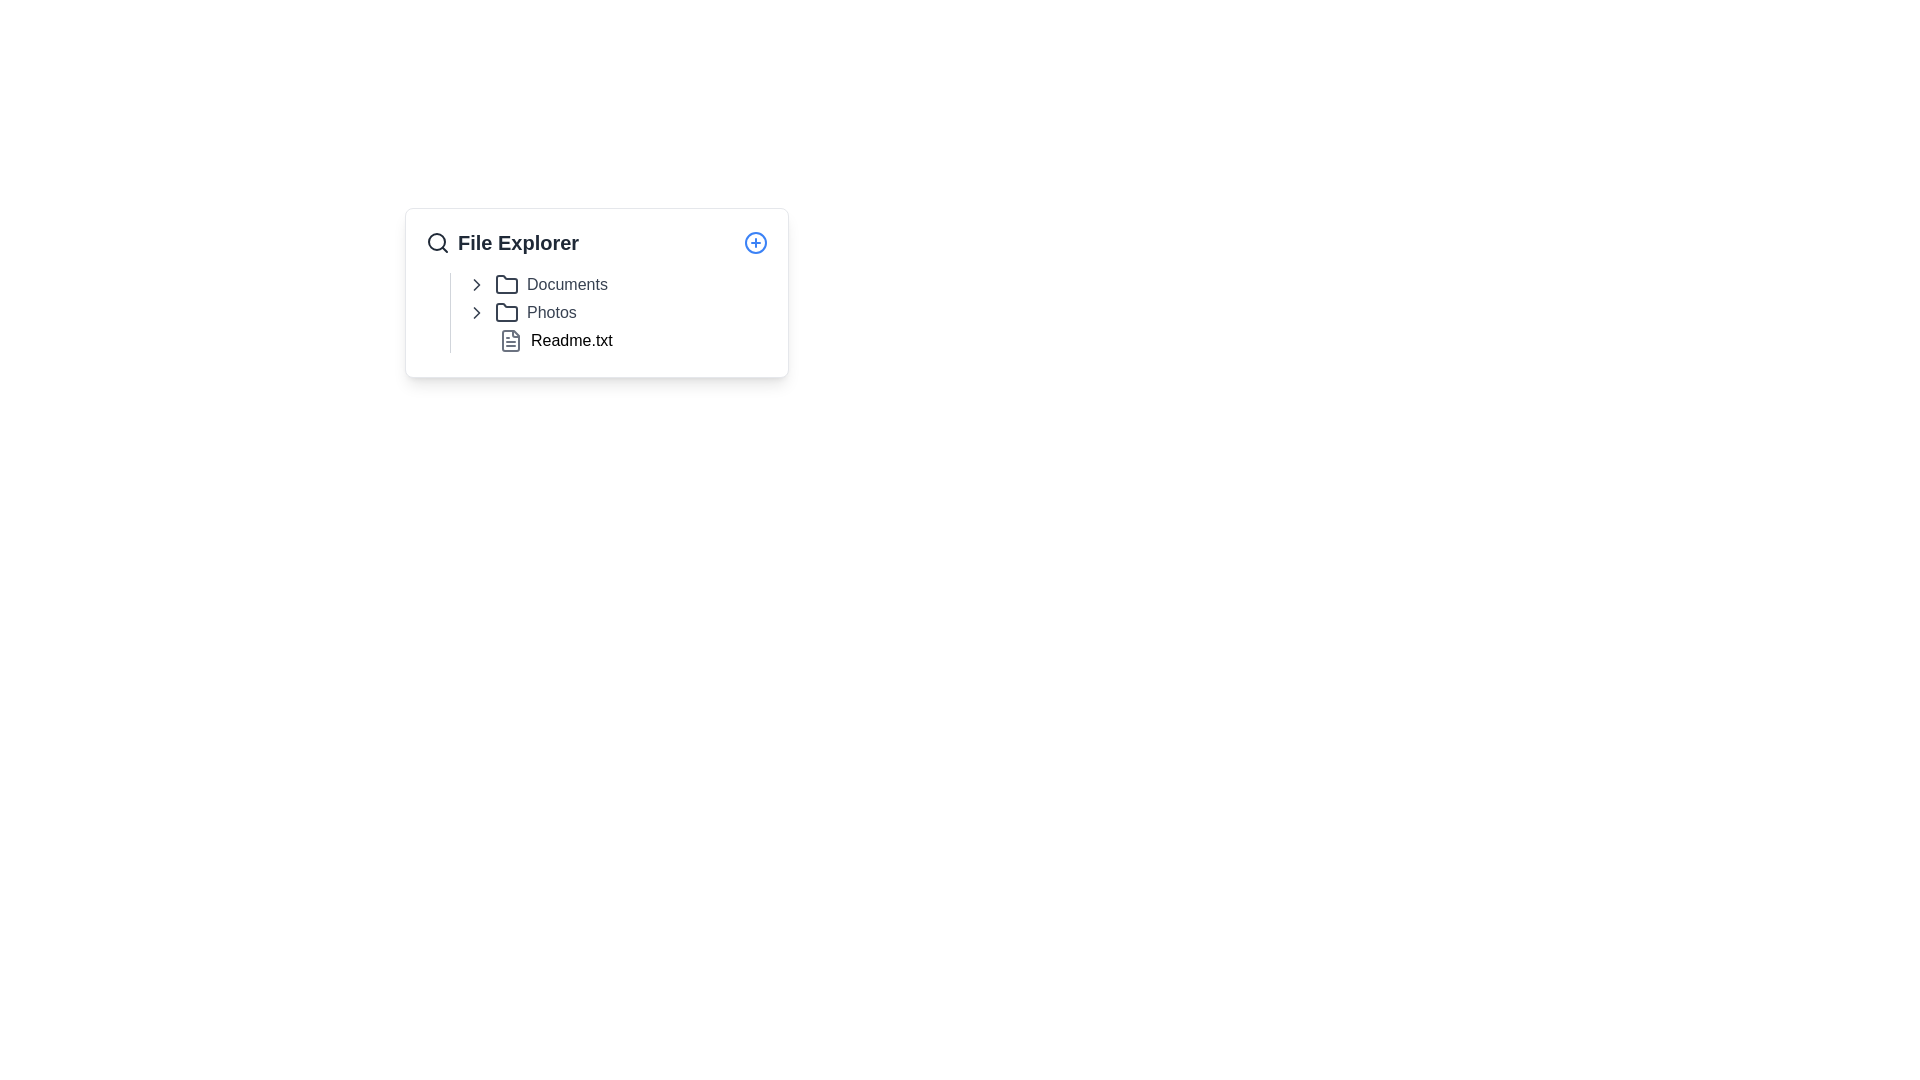 The width and height of the screenshot is (1920, 1080). What do you see at coordinates (521, 312) in the screenshot?
I see `the 'Photos' interactive link located under the 'Documents' folder` at bounding box center [521, 312].